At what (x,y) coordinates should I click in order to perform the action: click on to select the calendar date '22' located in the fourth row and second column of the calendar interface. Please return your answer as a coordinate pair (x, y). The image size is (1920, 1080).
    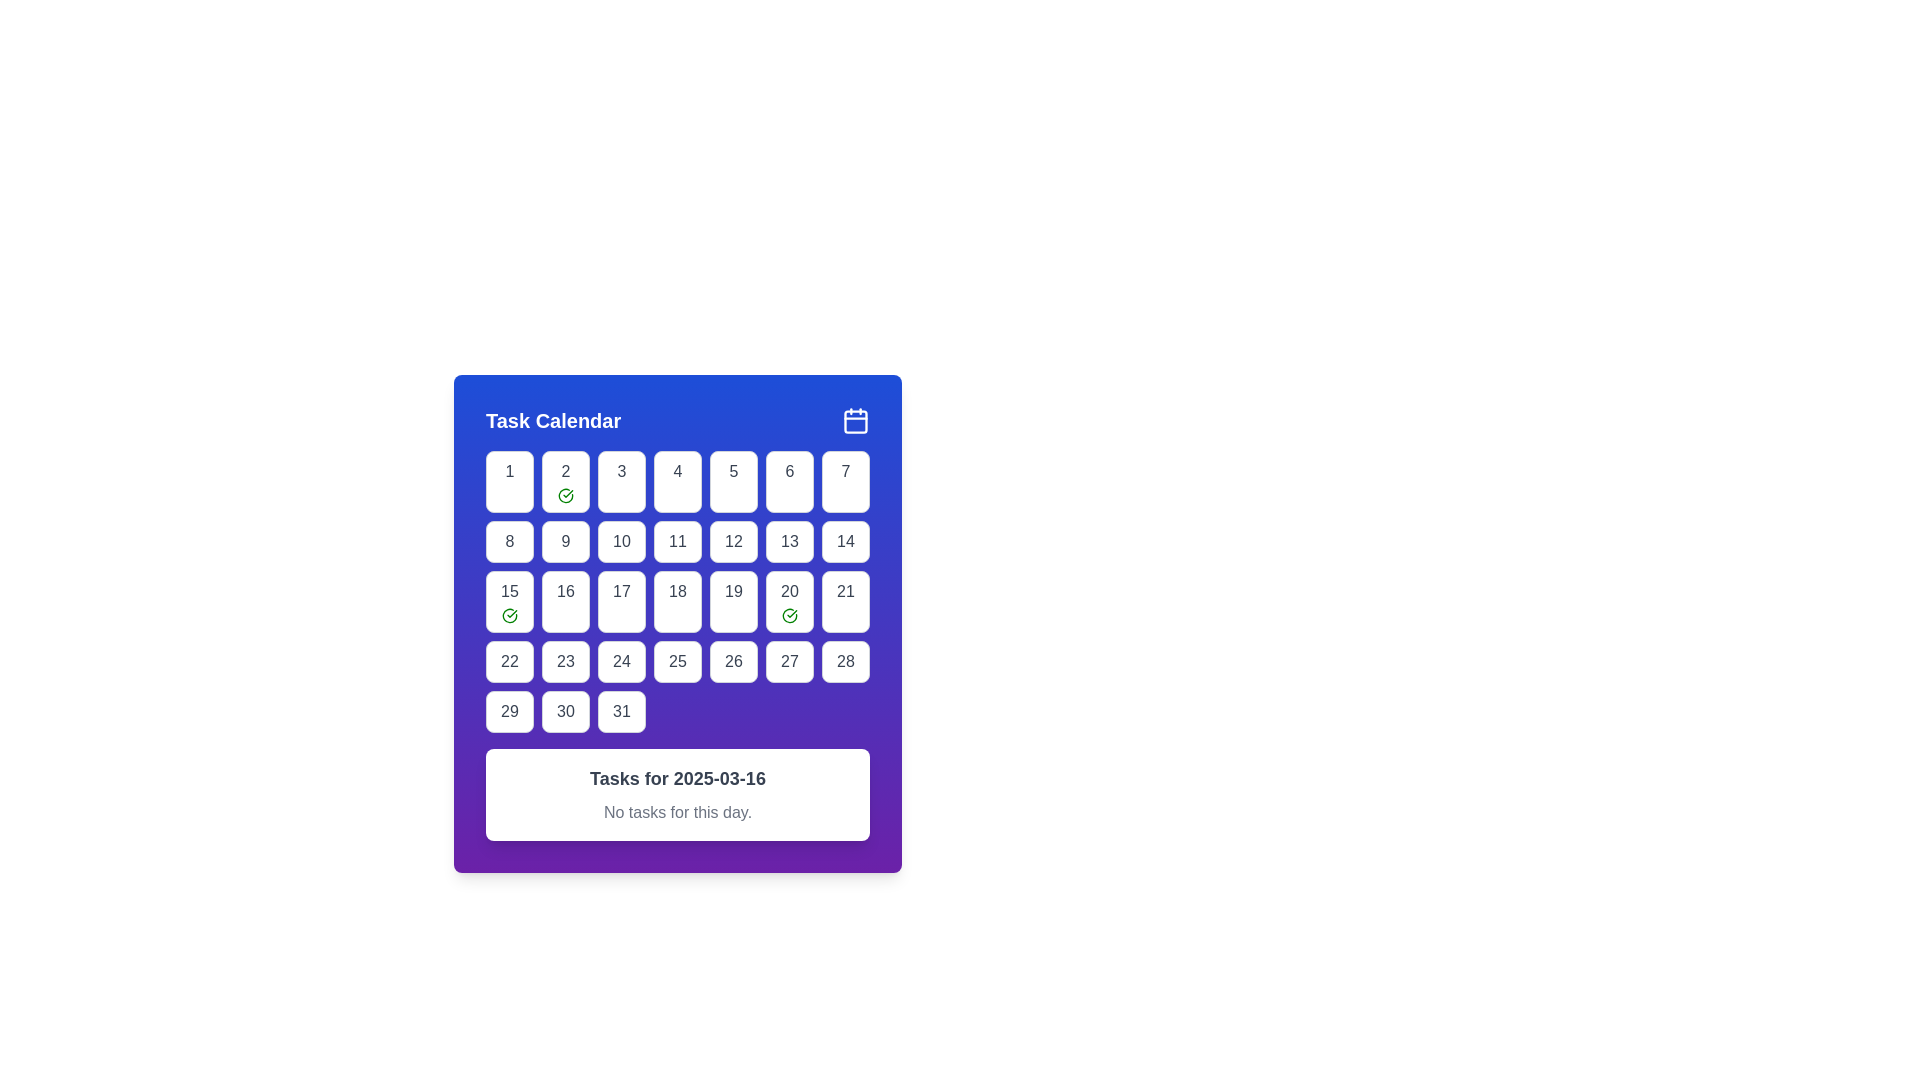
    Looking at the image, I should click on (509, 662).